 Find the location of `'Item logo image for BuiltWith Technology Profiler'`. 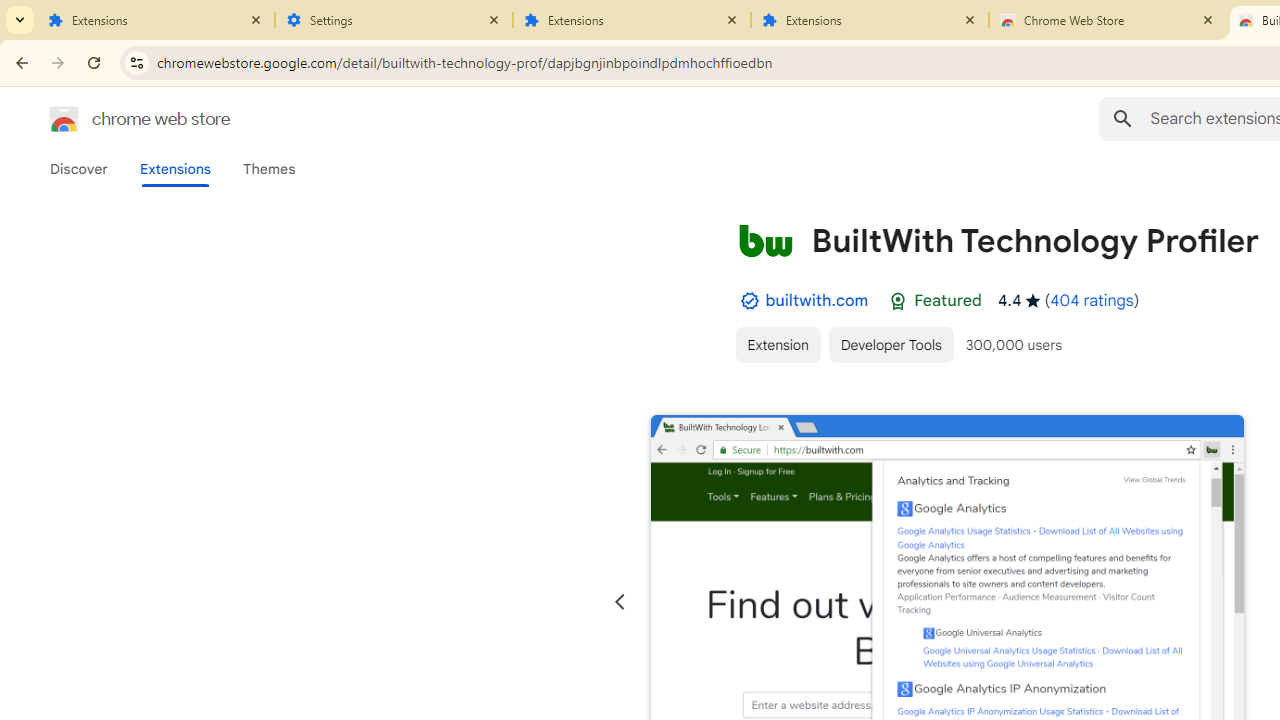

'Item logo image for BuiltWith Technology Profiler' is located at coordinates (764, 239).